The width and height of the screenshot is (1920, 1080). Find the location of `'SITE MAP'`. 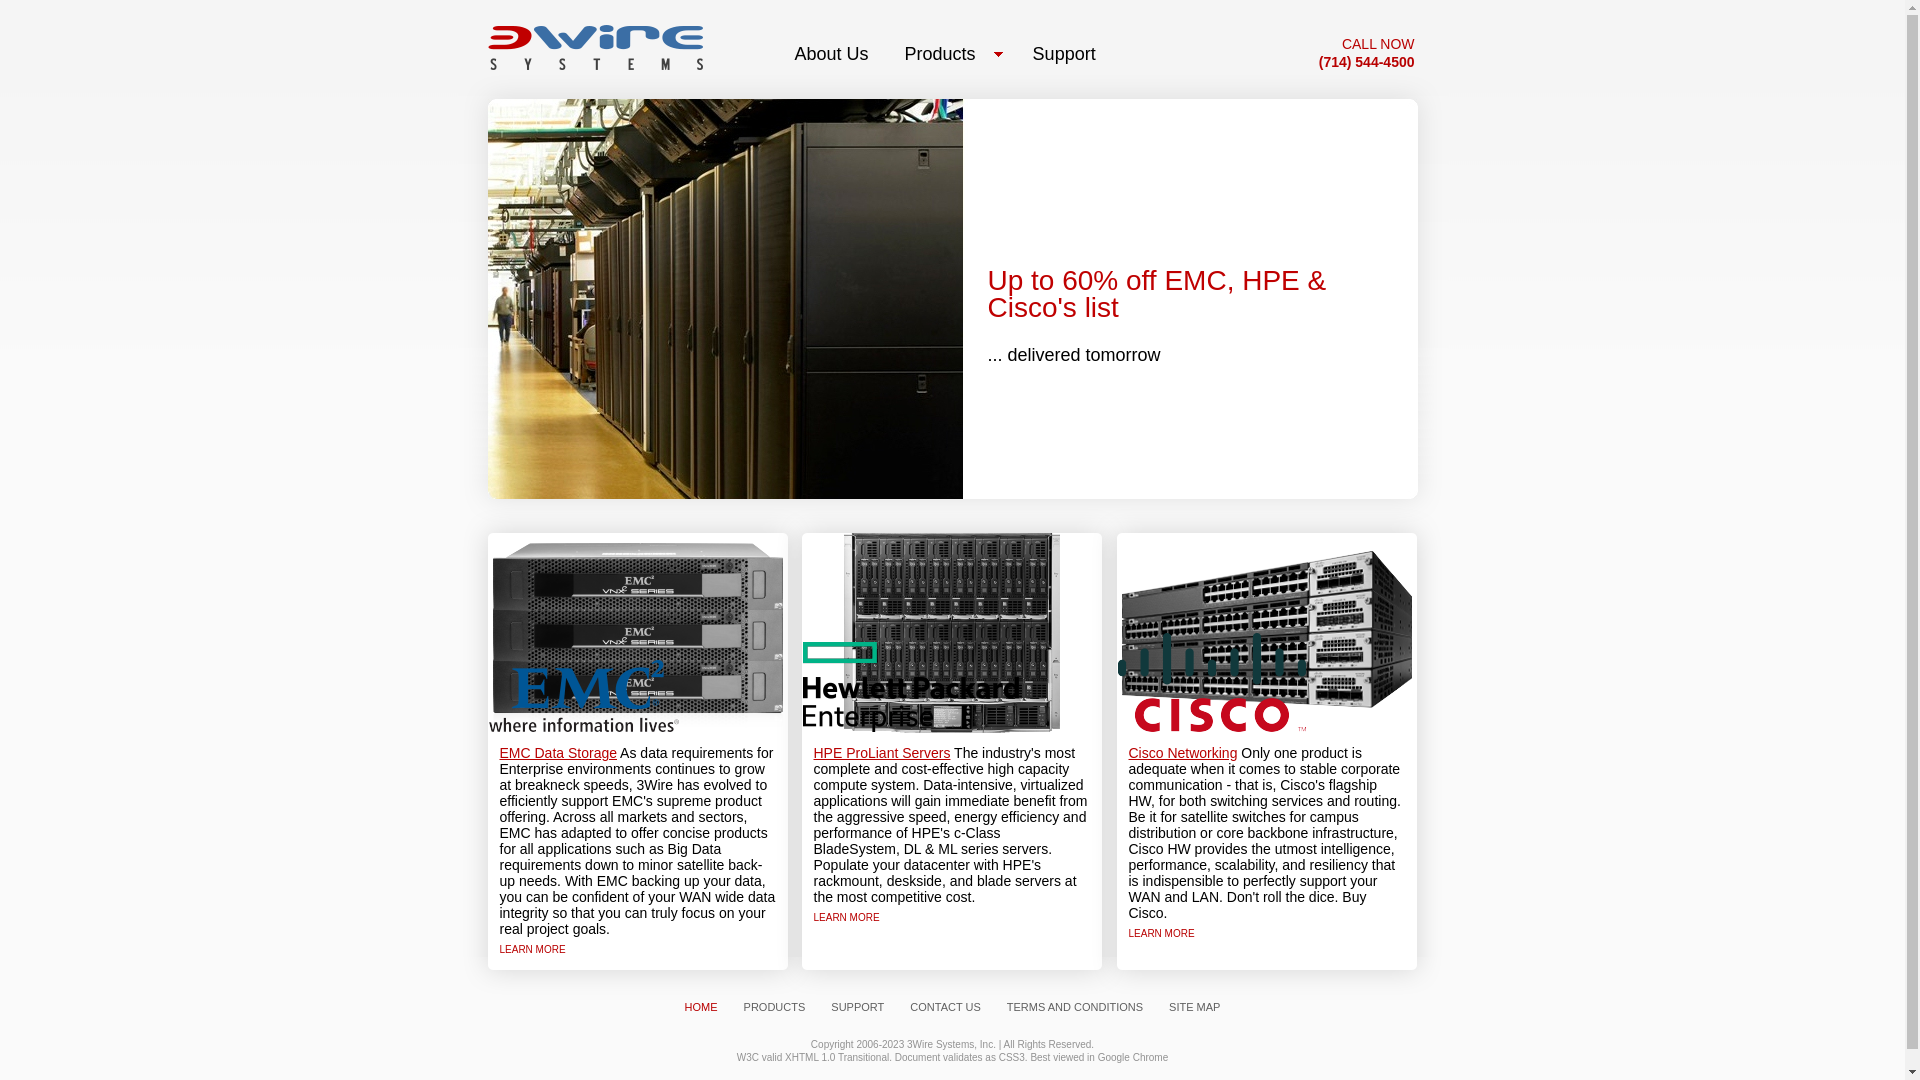

'SITE MAP' is located at coordinates (1194, 1006).